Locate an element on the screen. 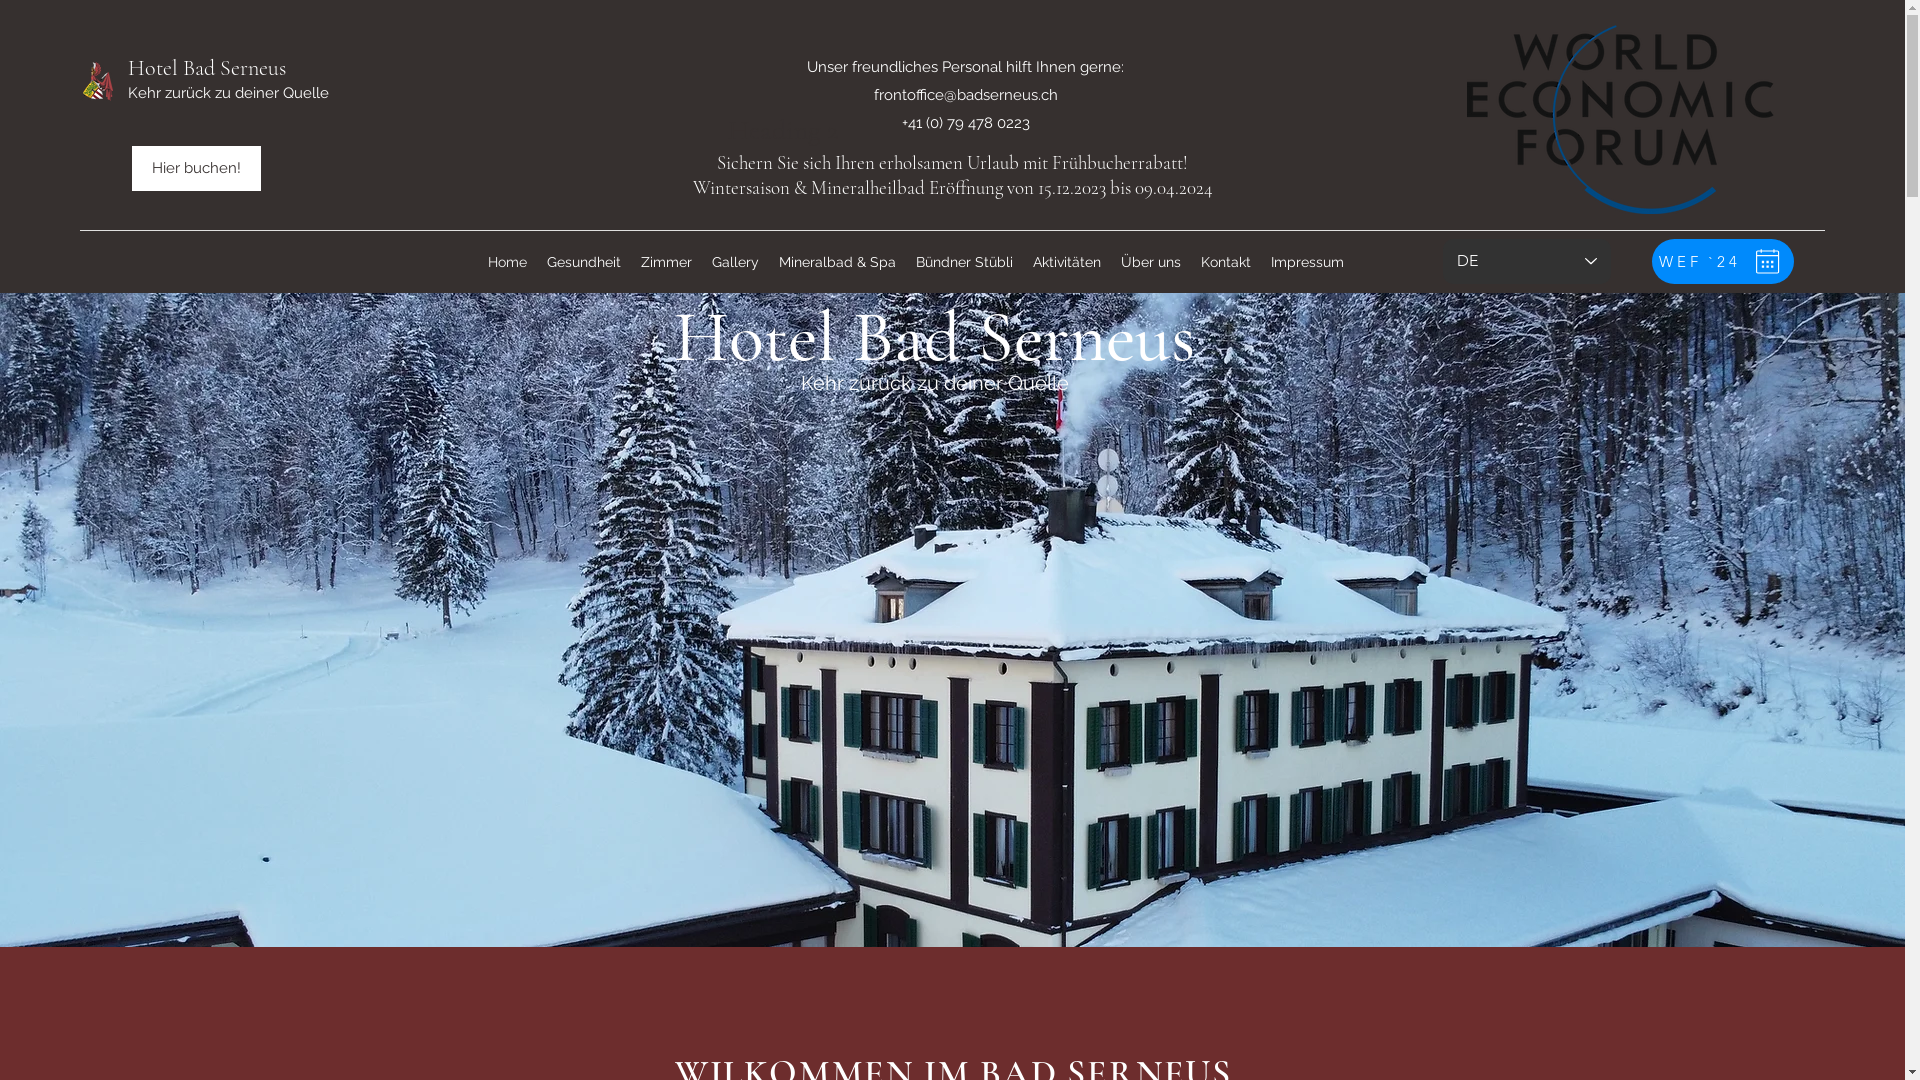 The height and width of the screenshot is (1080, 1920). 'Hotel Bad Serneus' is located at coordinates (206, 67).